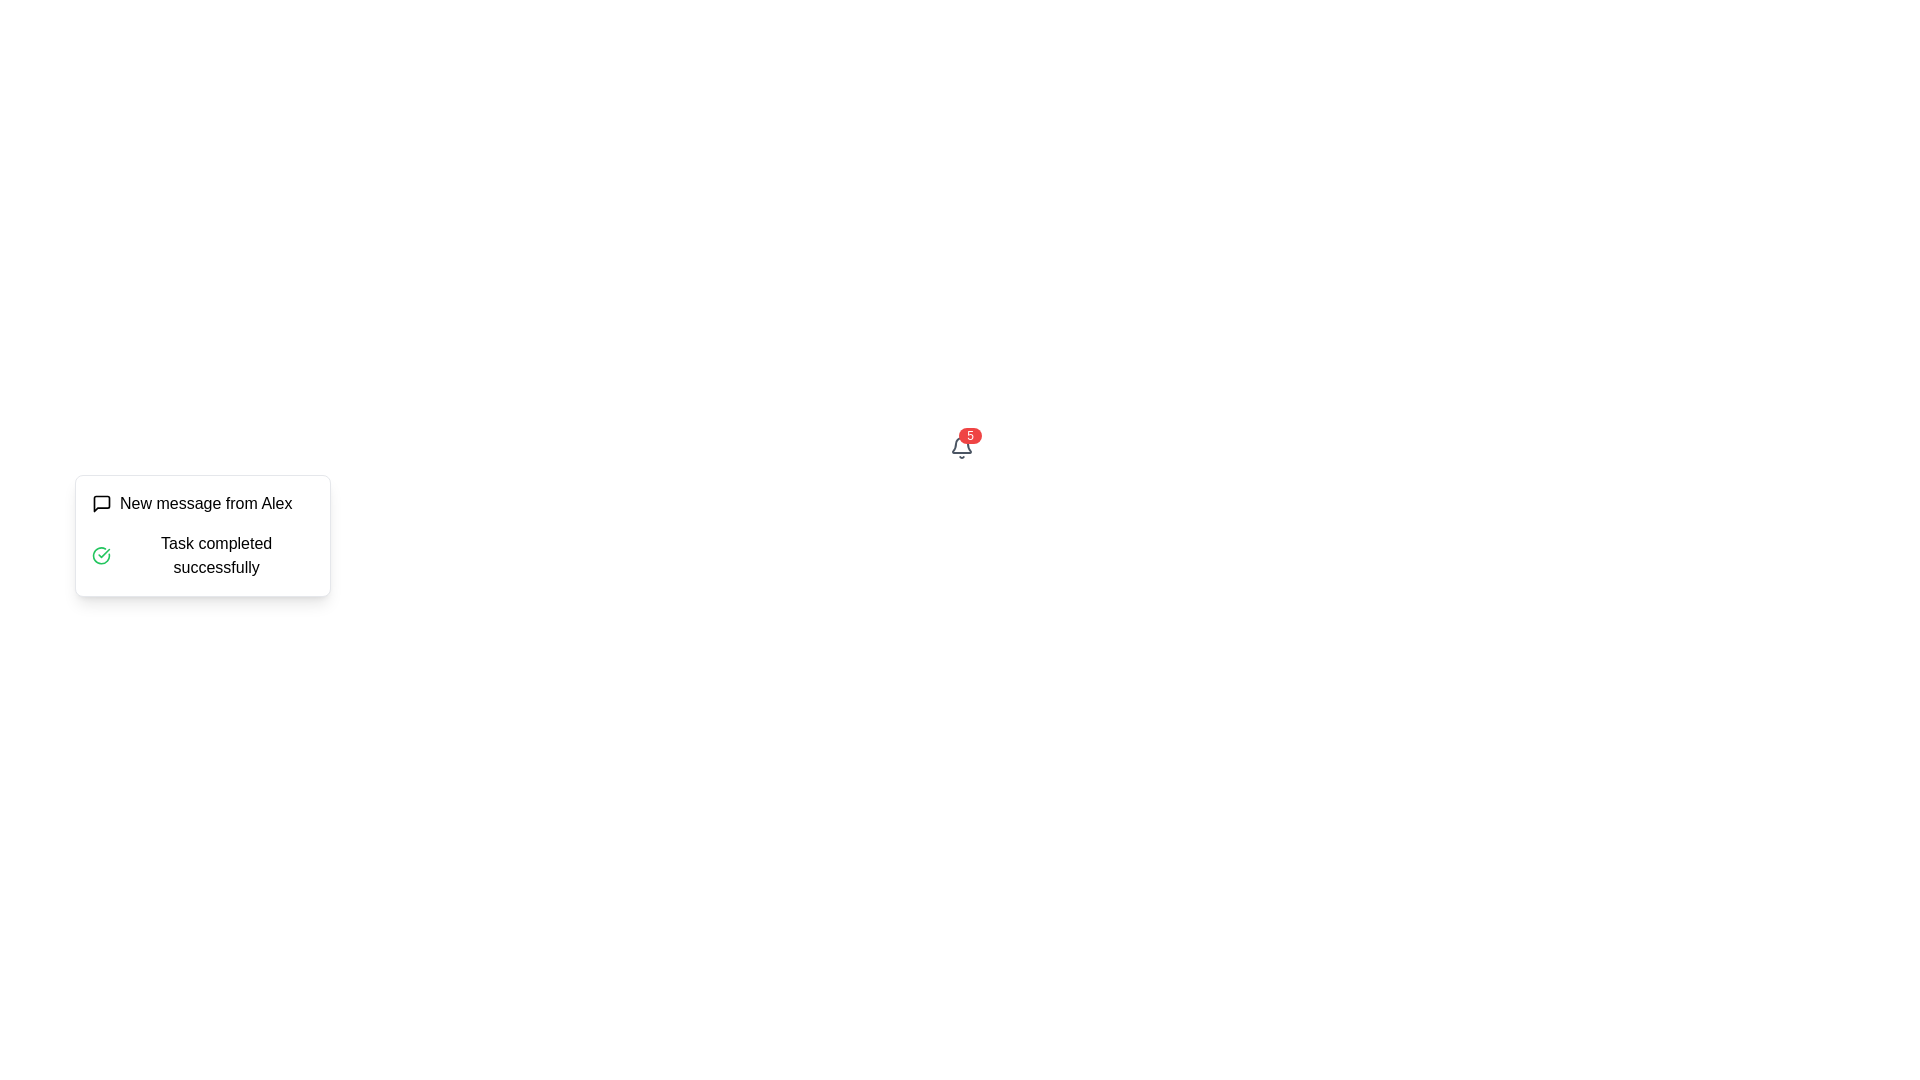 The height and width of the screenshot is (1080, 1920). Describe the element at coordinates (206, 503) in the screenshot. I see `notification text displayed in the Text Label that indicates a new message received from 'Alex'` at that location.